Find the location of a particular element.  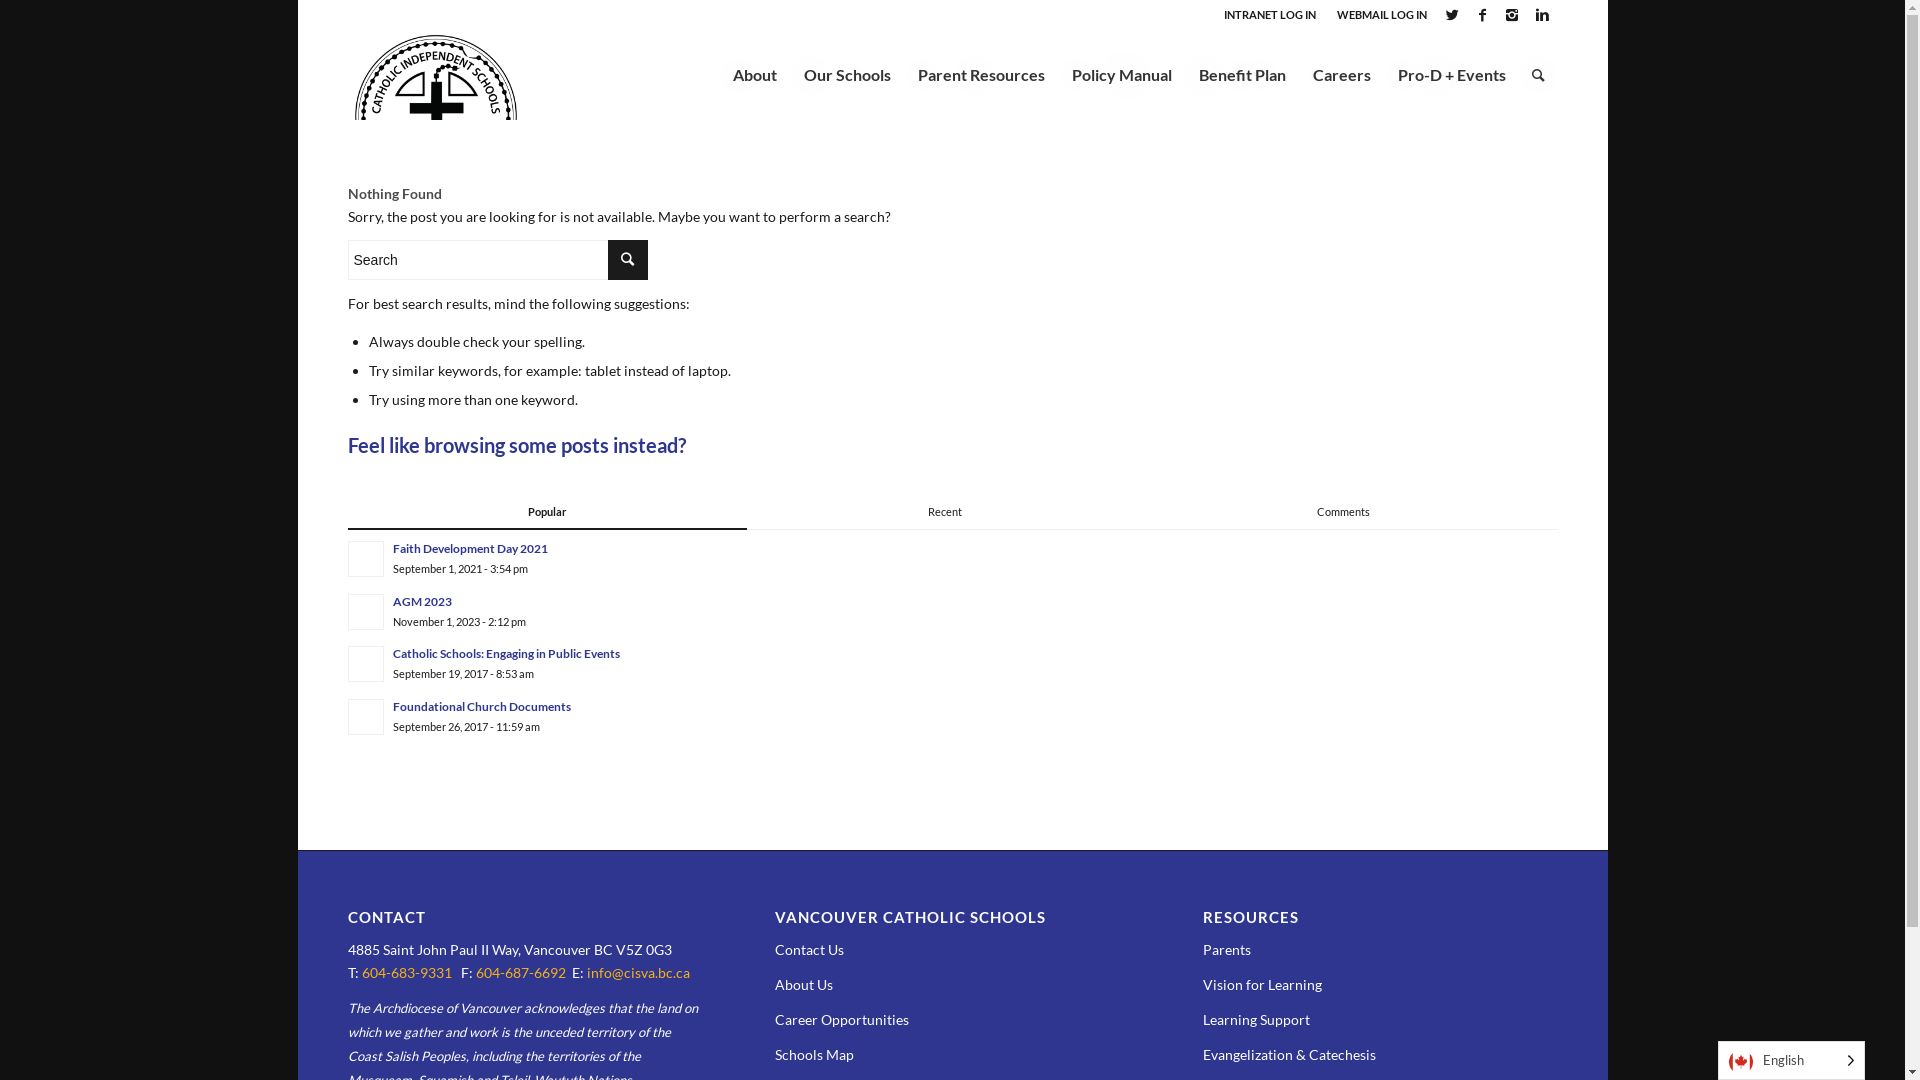

'Twitter' is located at coordinates (1452, 15).